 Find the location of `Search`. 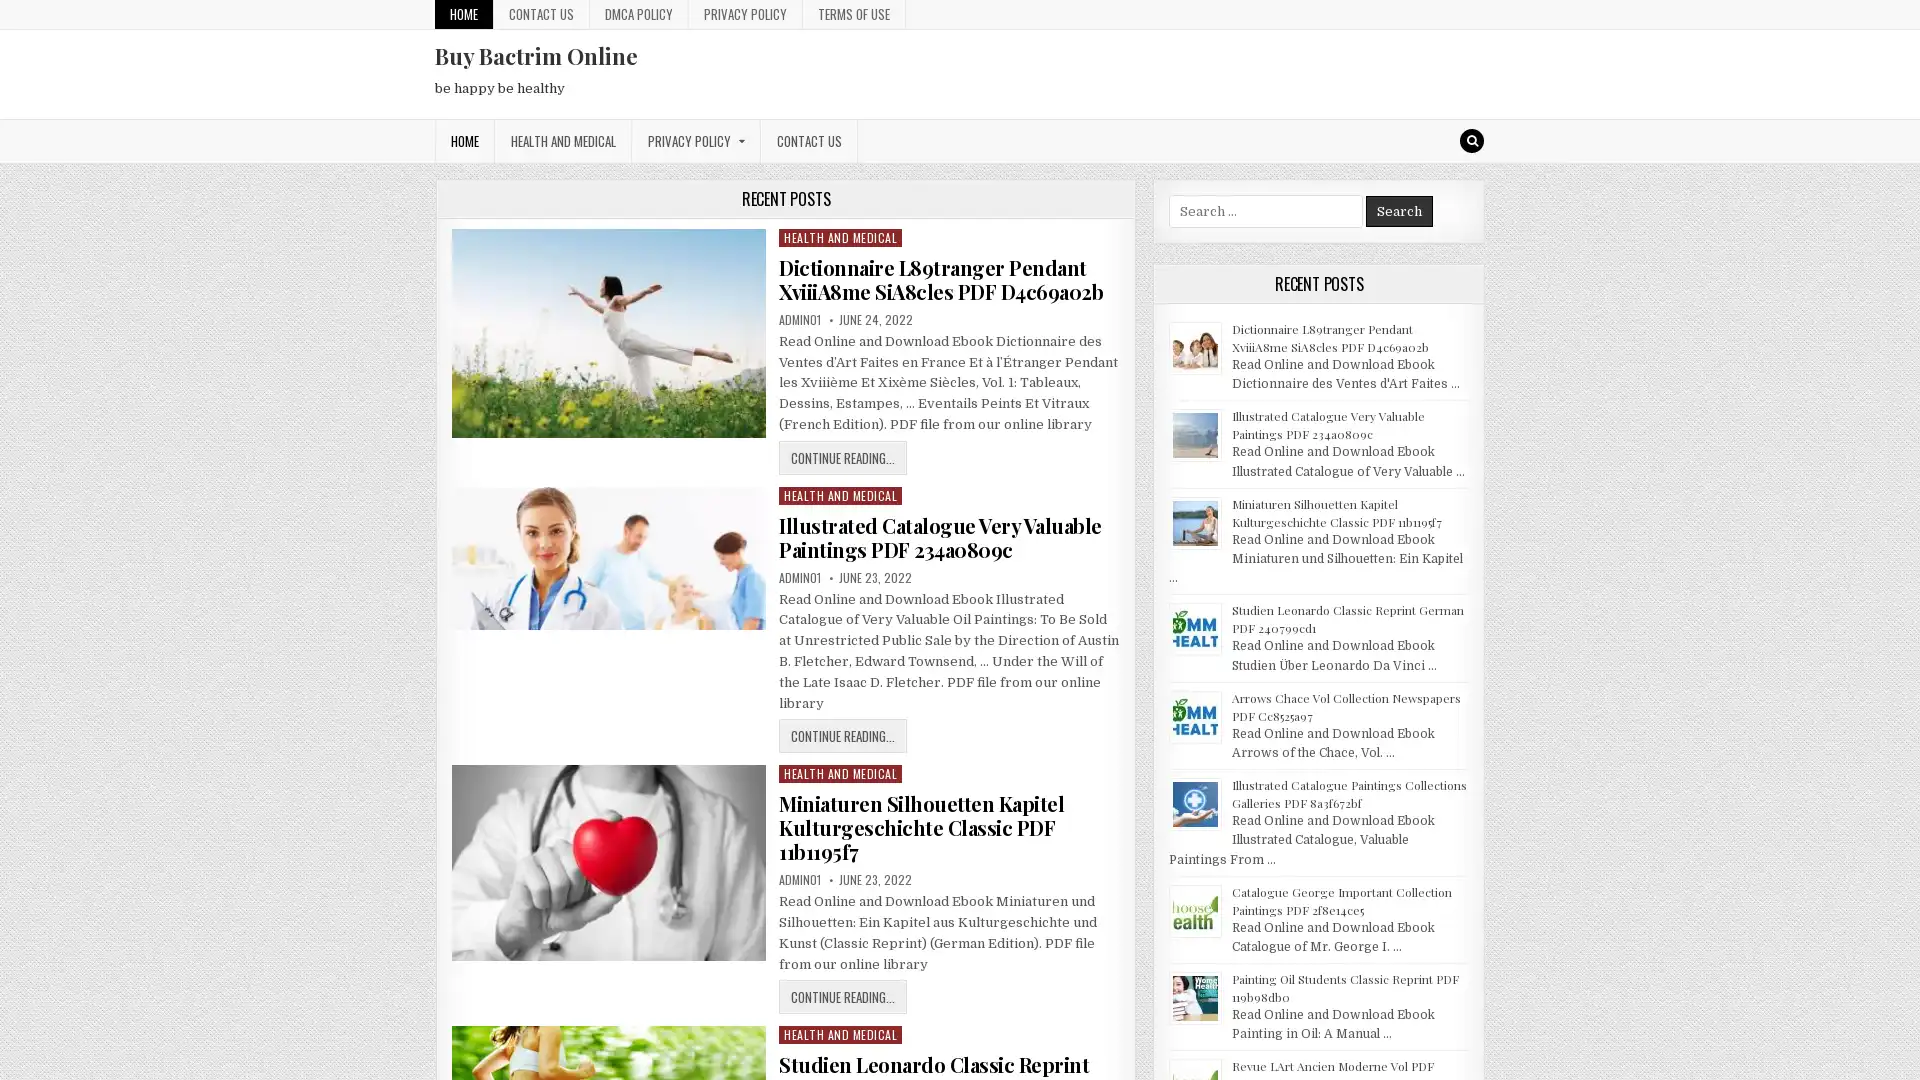

Search is located at coordinates (1398, 211).